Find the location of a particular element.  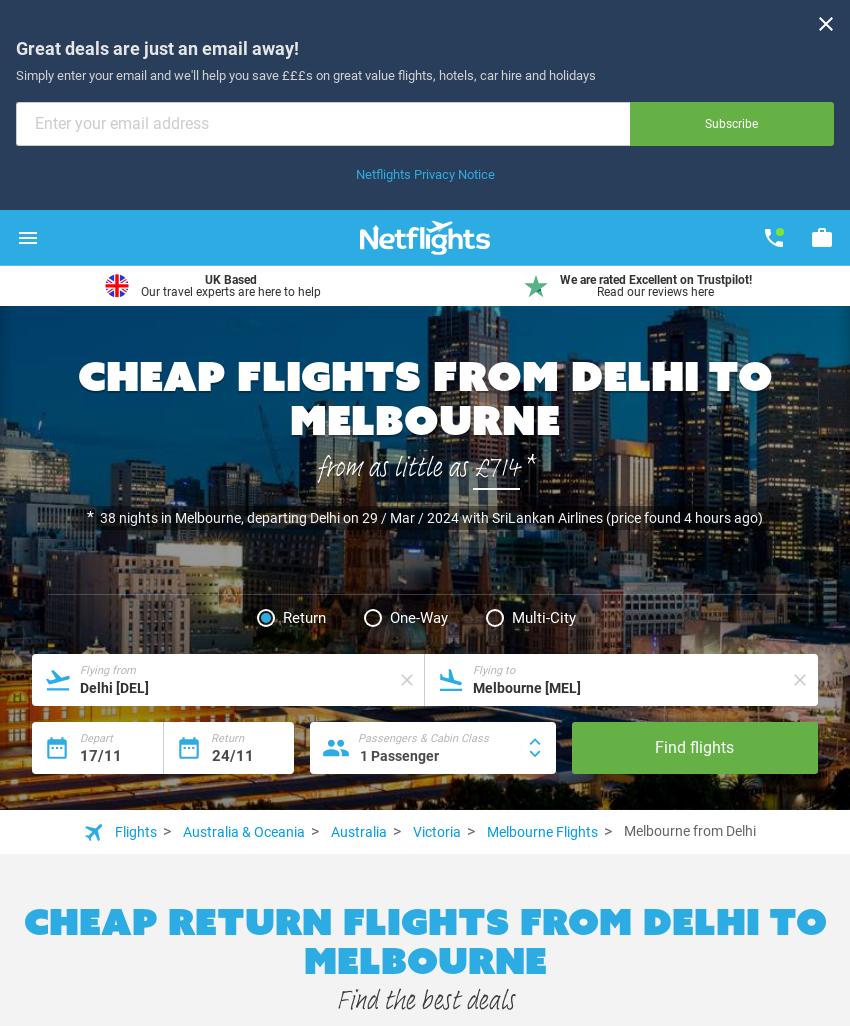

'Cheap flights from Delhi to Melbourne' is located at coordinates (424, 395).